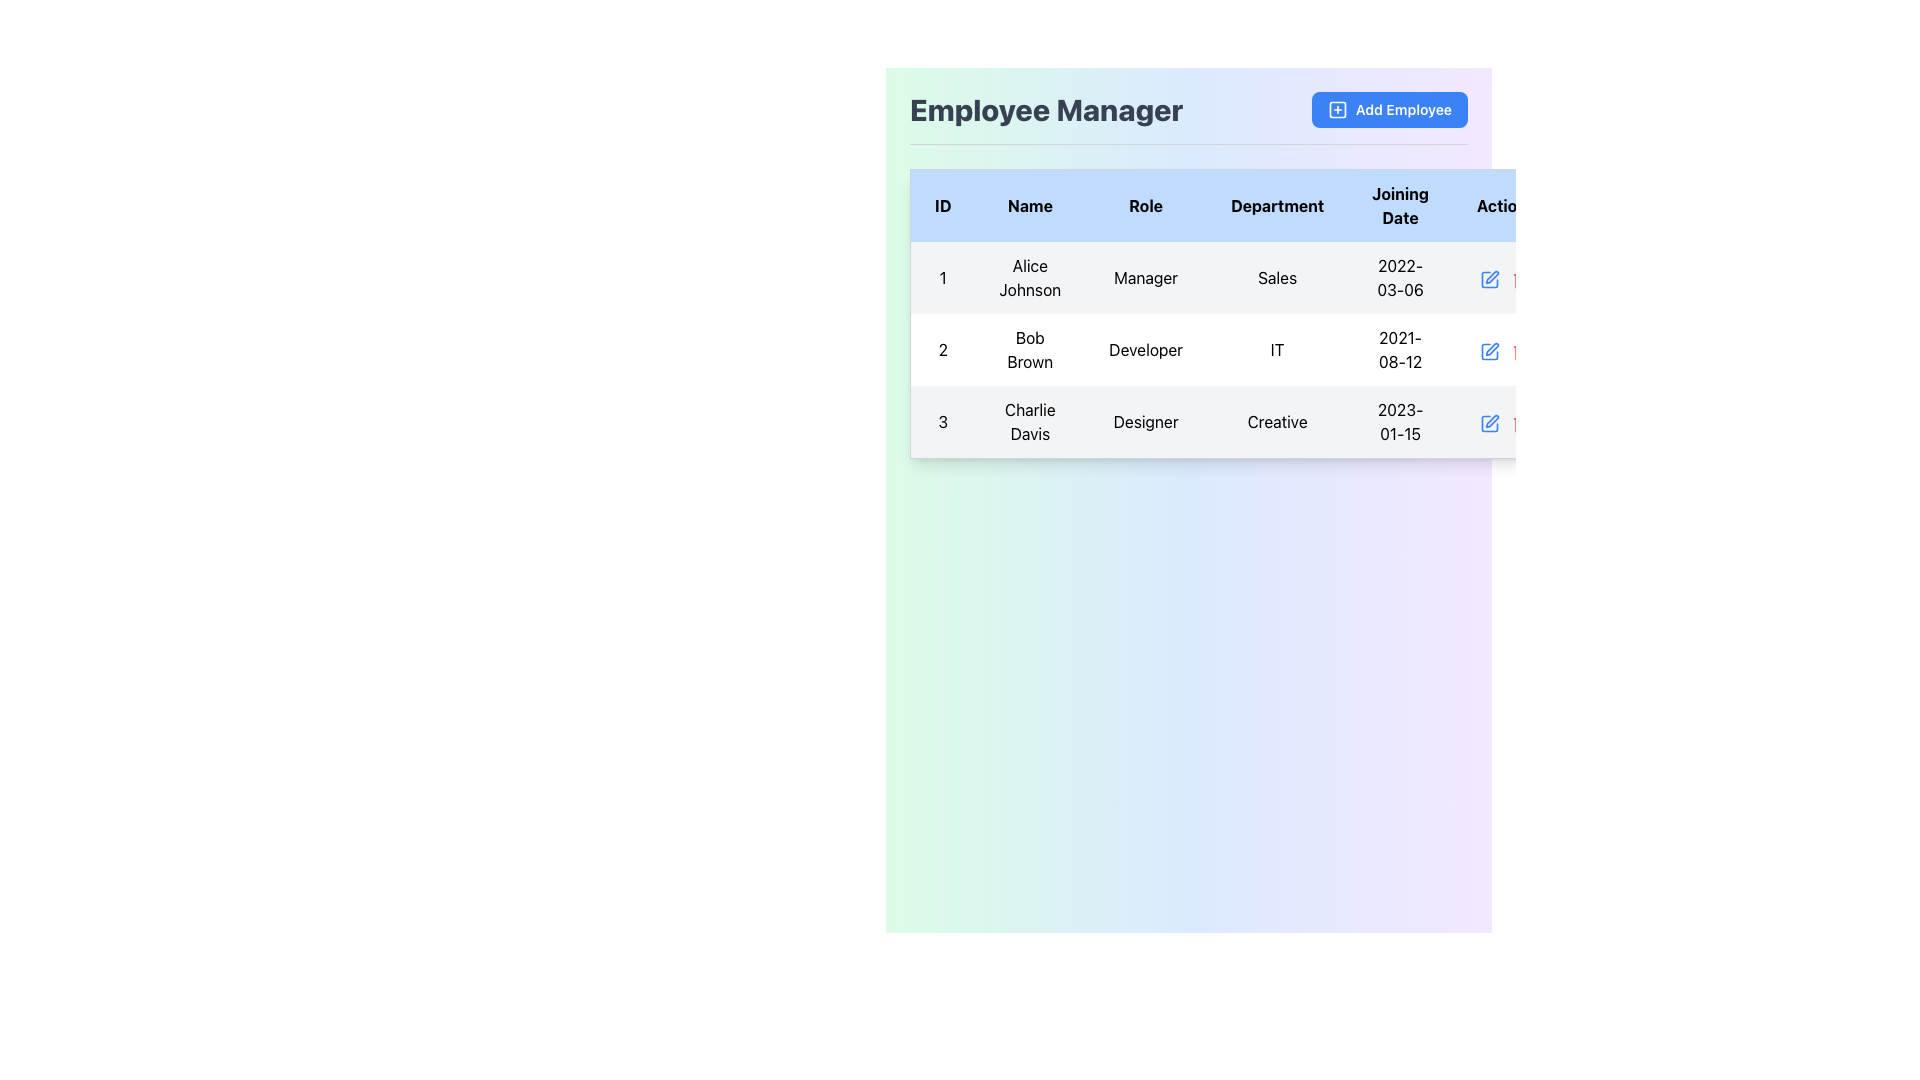 The image size is (1920, 1080). I want to click on the Decorative Graphic within the pencil-and-square icon in the 'Actions' column of the third row for 'Charlie Davis', so click(1490, 422).